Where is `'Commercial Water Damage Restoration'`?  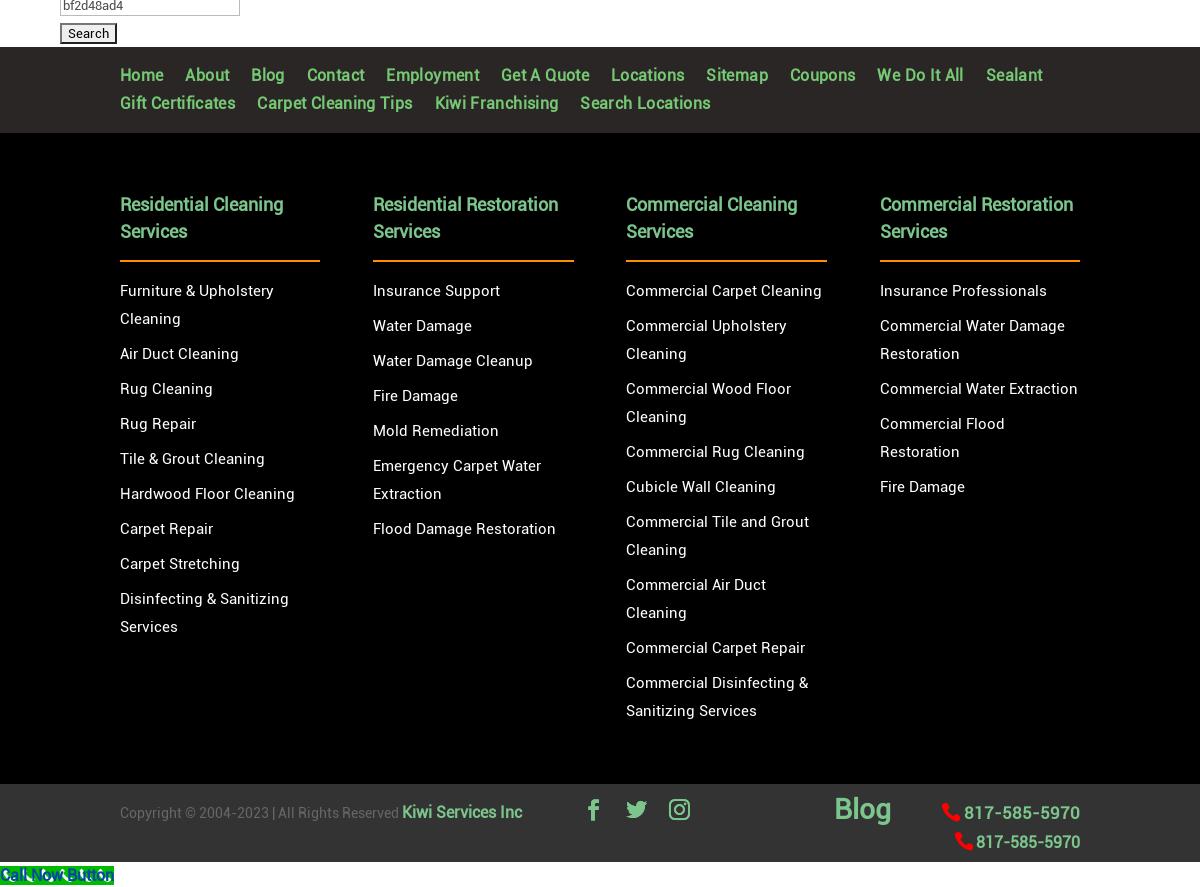
'Commercial Water Damage Restoration' is located at coordinates (971, 339).